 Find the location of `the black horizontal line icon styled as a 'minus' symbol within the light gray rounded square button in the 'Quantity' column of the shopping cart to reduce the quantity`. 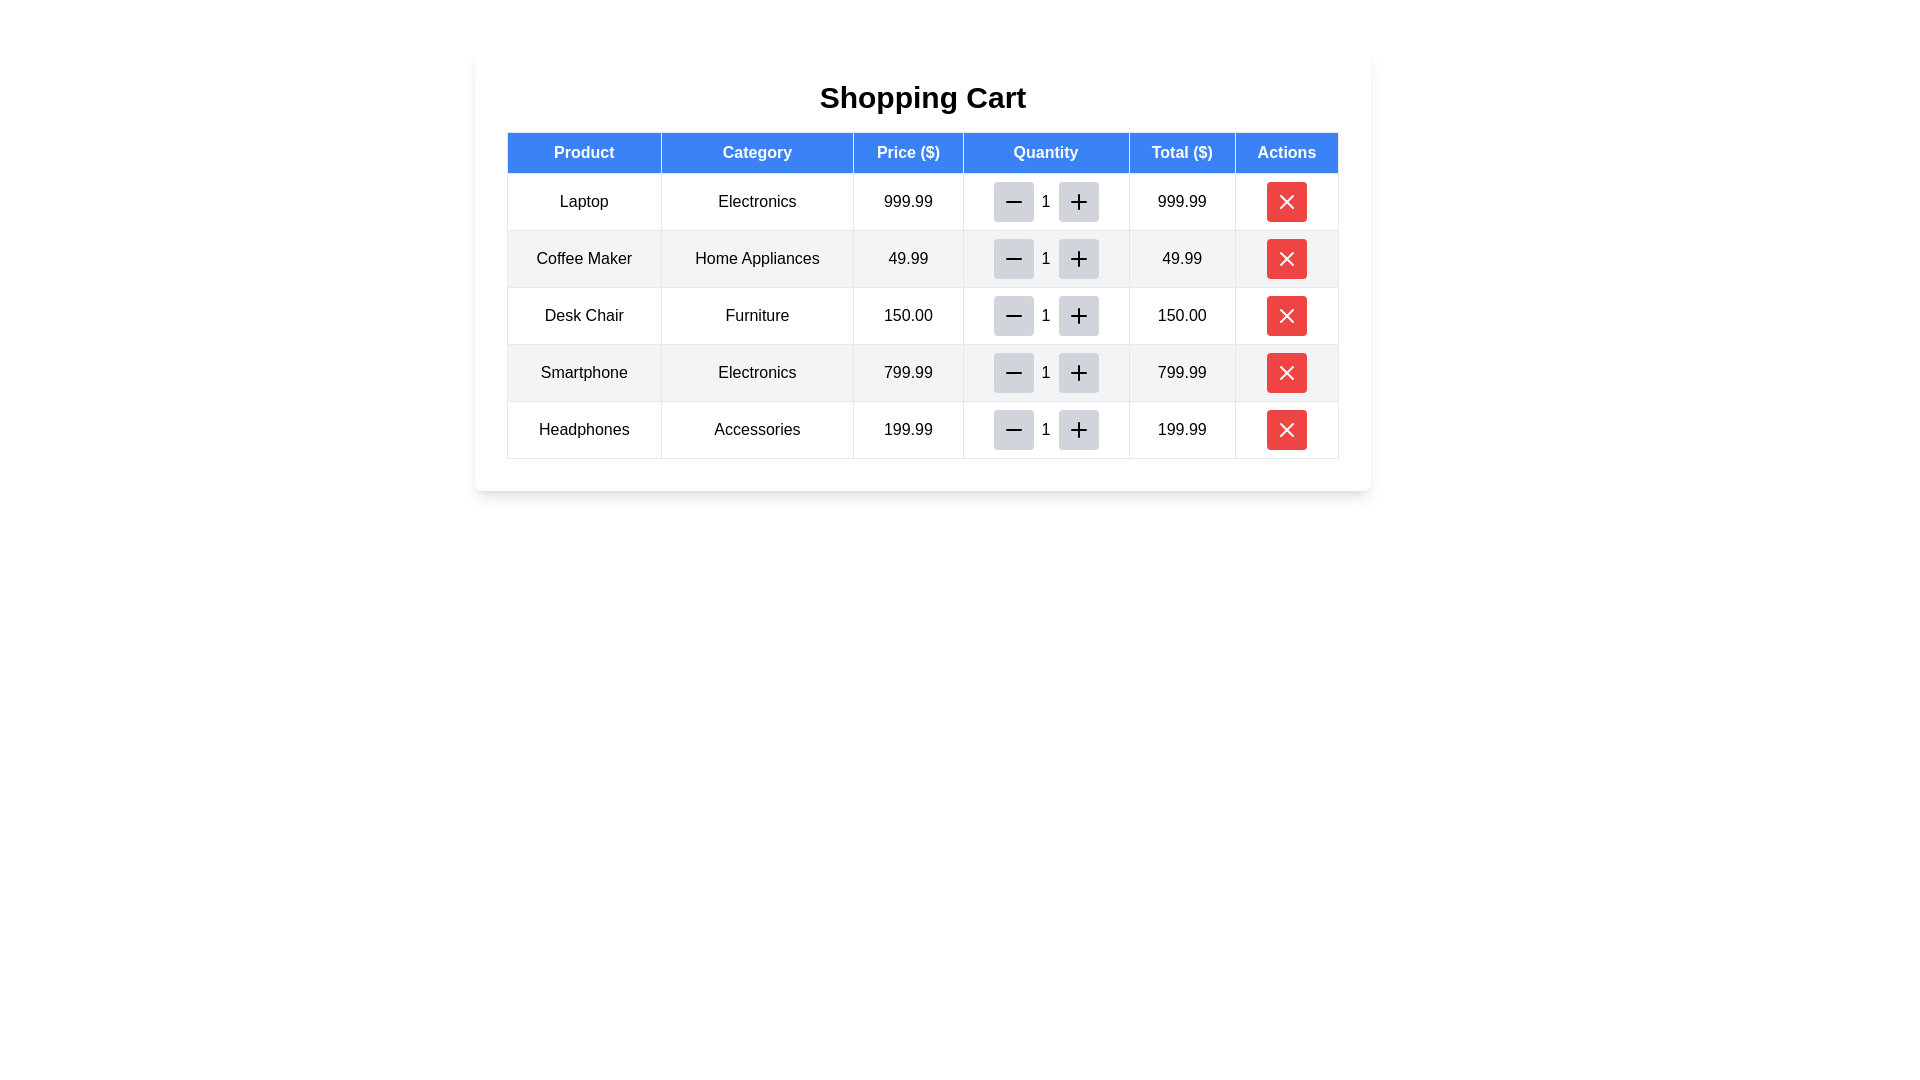

the black horizontal line icon styled as a 'minus' symbol within the light gray rounded square button in the 'Quantity' column of the shopping cart to reduce the quantity is located at coordinates (1013, 201).